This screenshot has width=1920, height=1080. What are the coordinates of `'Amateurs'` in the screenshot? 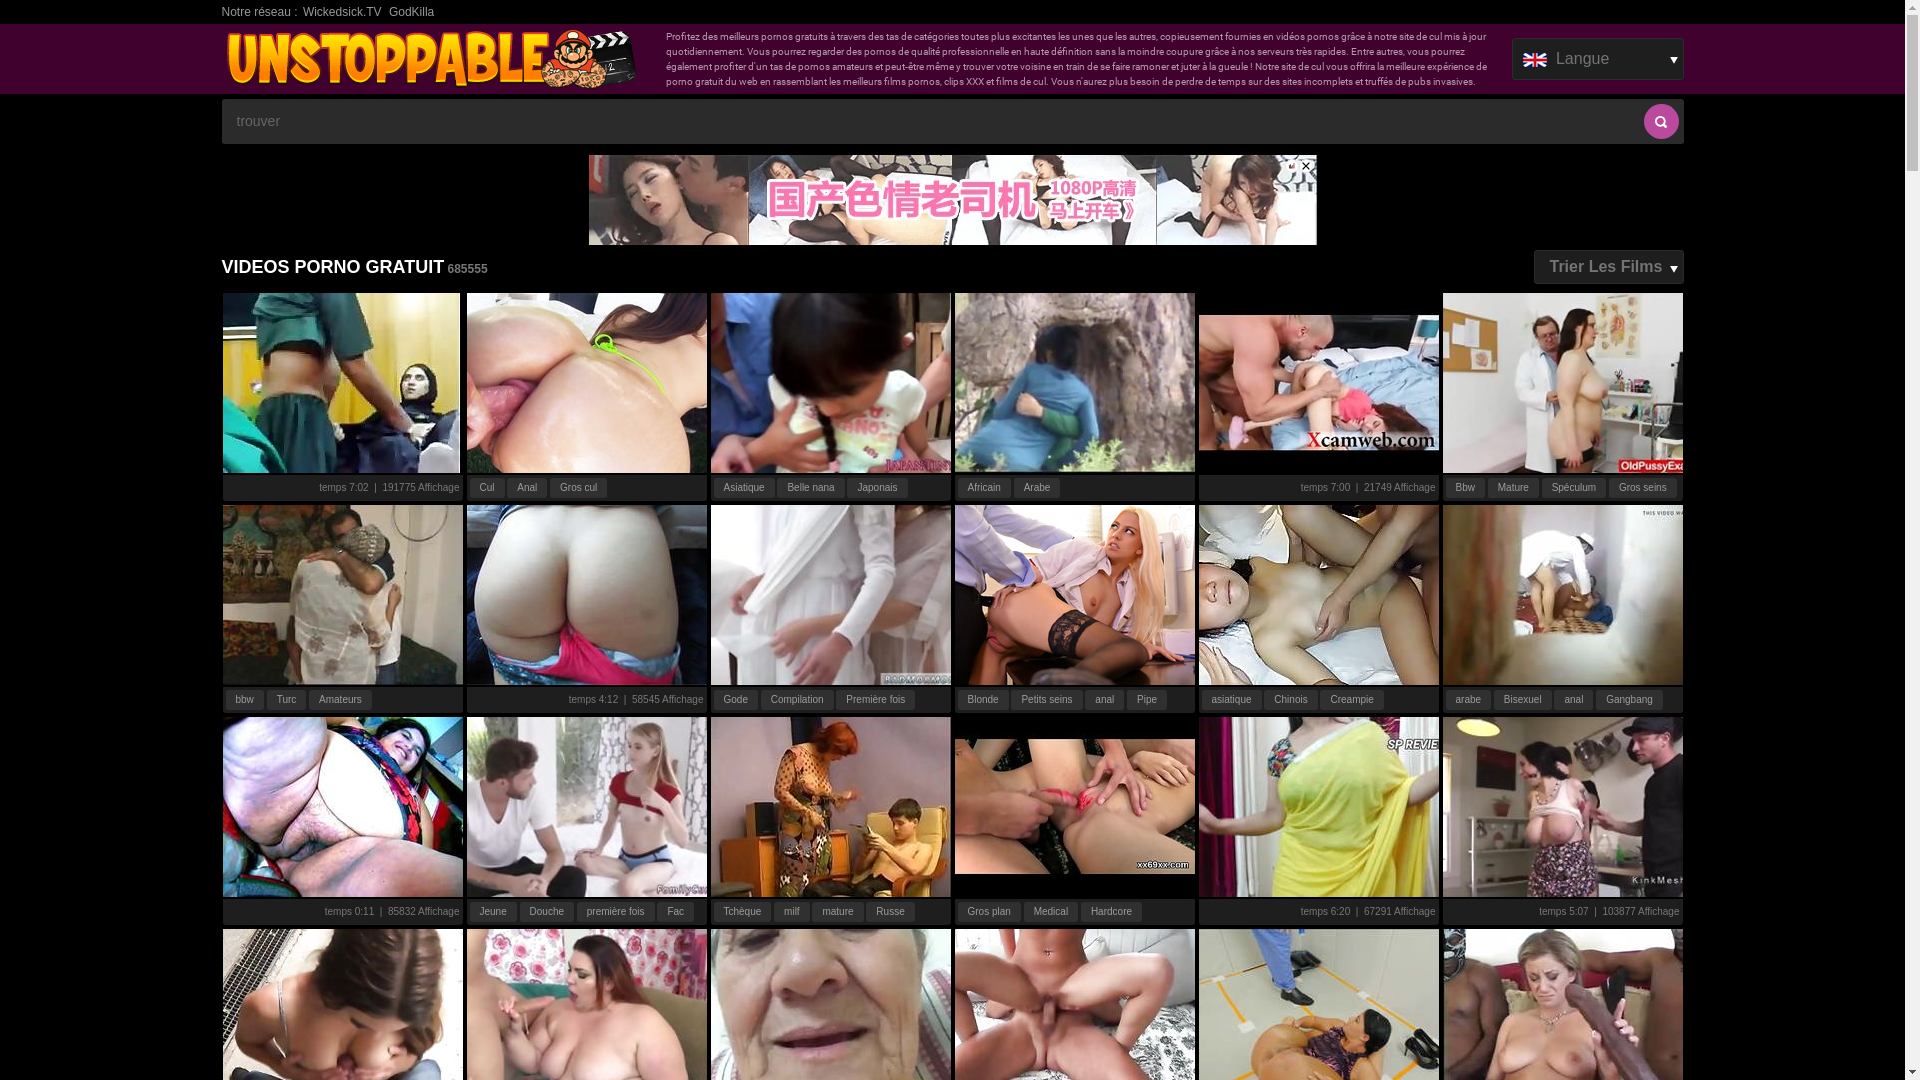 It's located at (340, 698).